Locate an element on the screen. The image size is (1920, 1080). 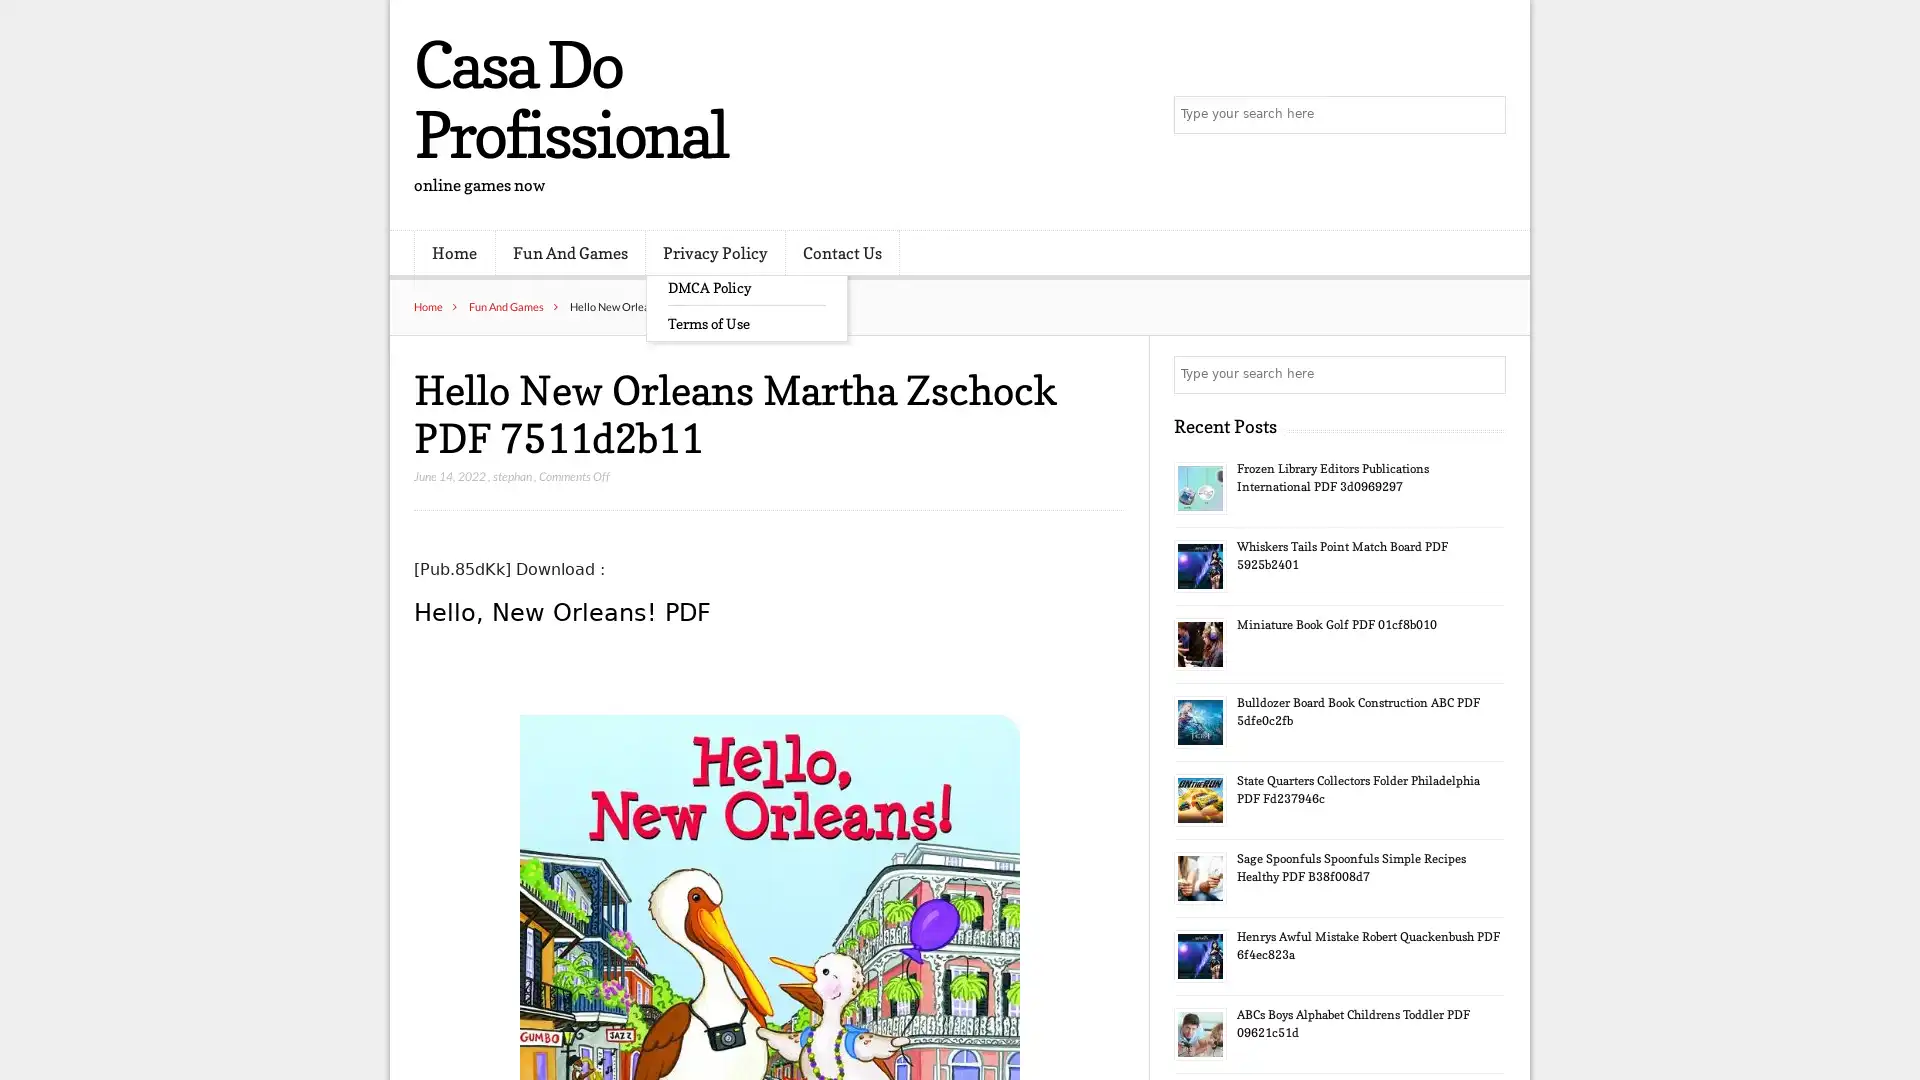
Search is located at coordinates (1485, 374).